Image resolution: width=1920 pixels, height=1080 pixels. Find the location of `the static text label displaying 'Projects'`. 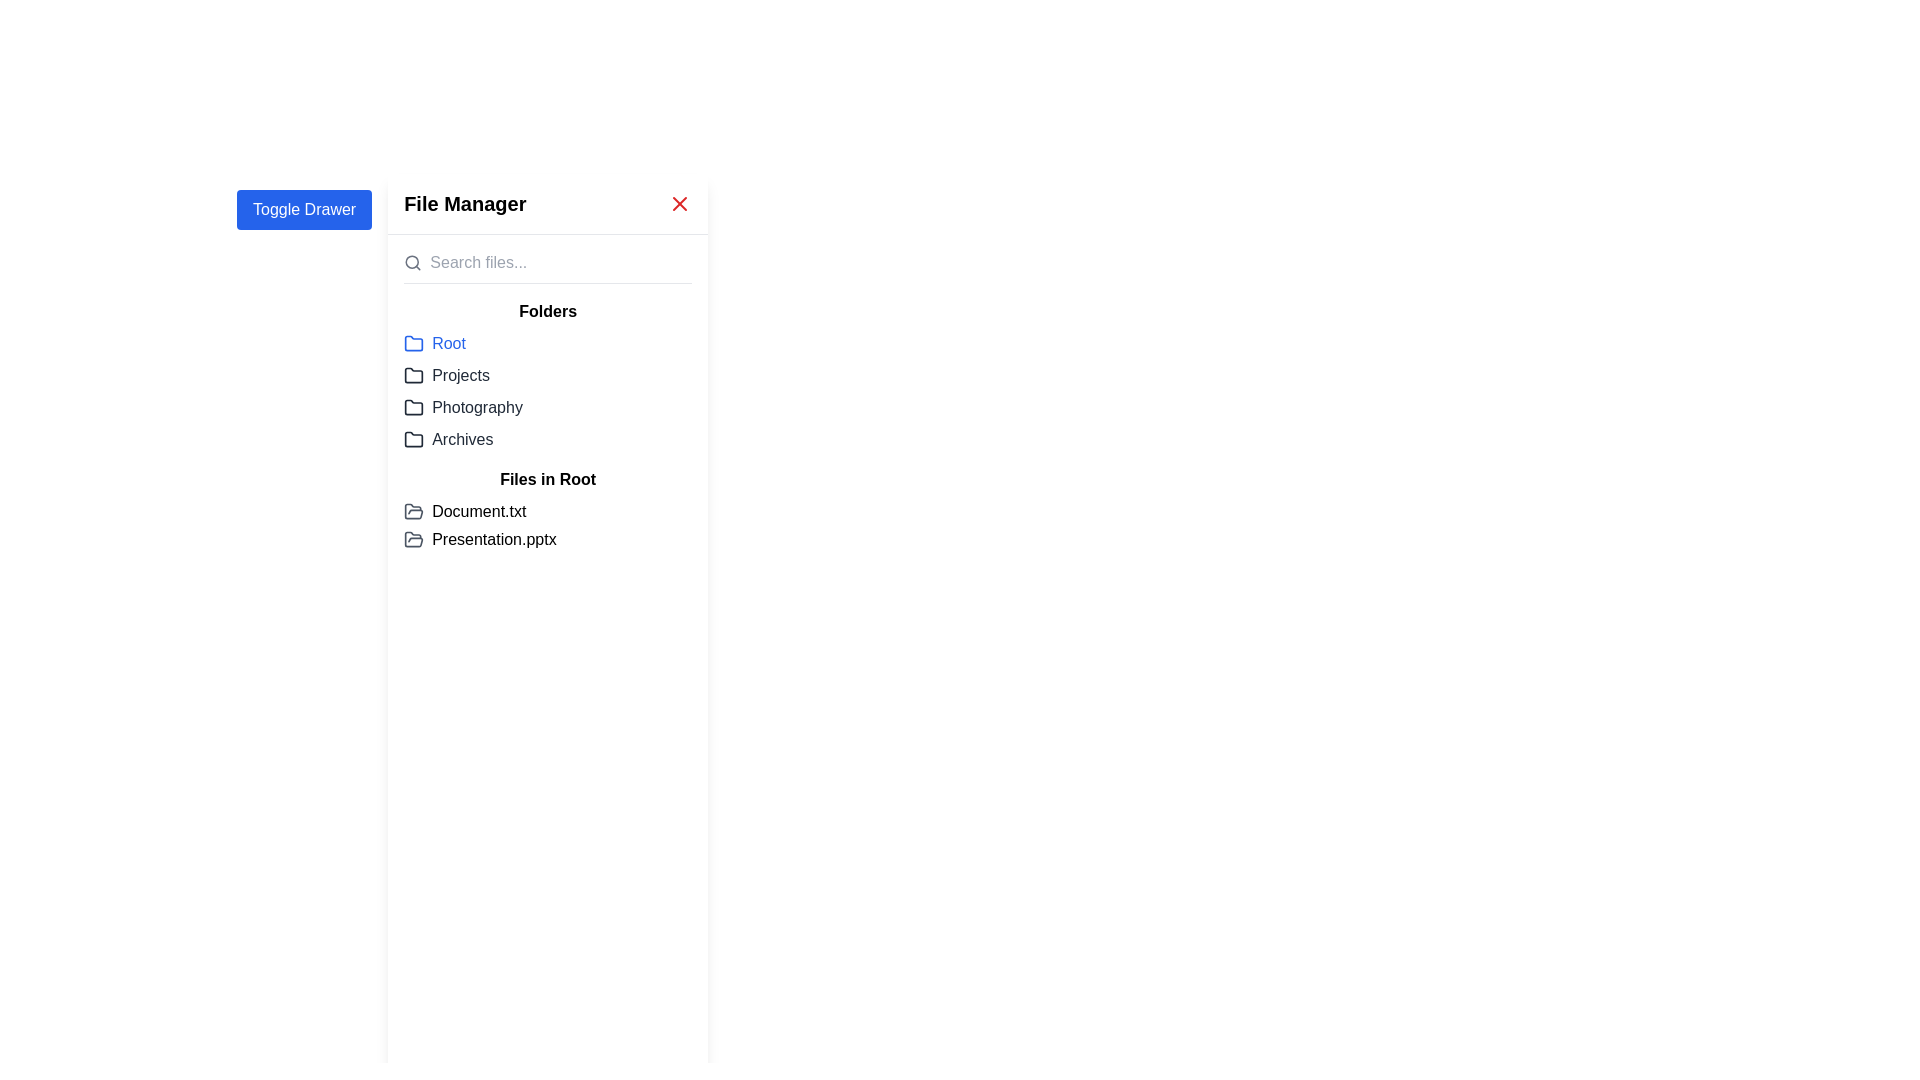

the static text label displaying 'Projects' is located at coordinates (459, 375).